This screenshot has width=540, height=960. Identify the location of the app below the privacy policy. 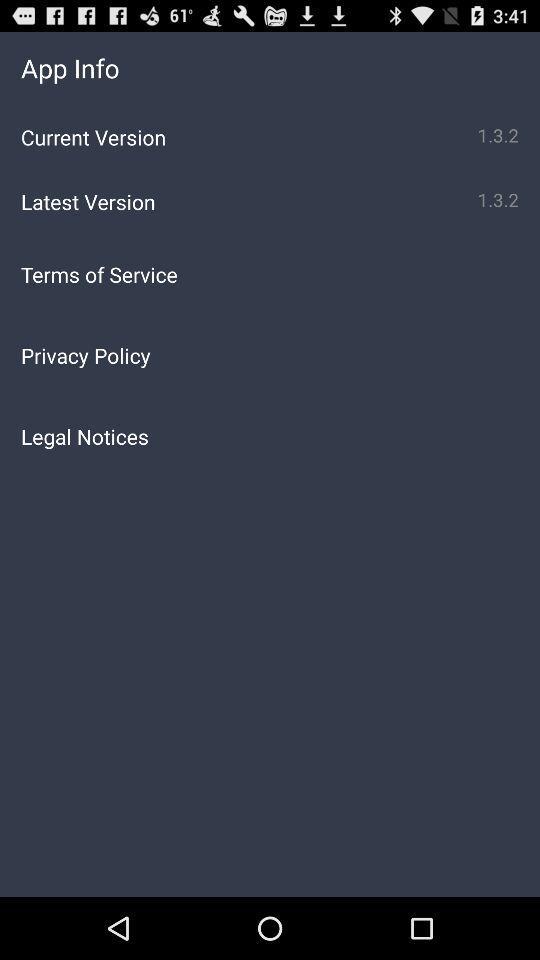
(270, 436).